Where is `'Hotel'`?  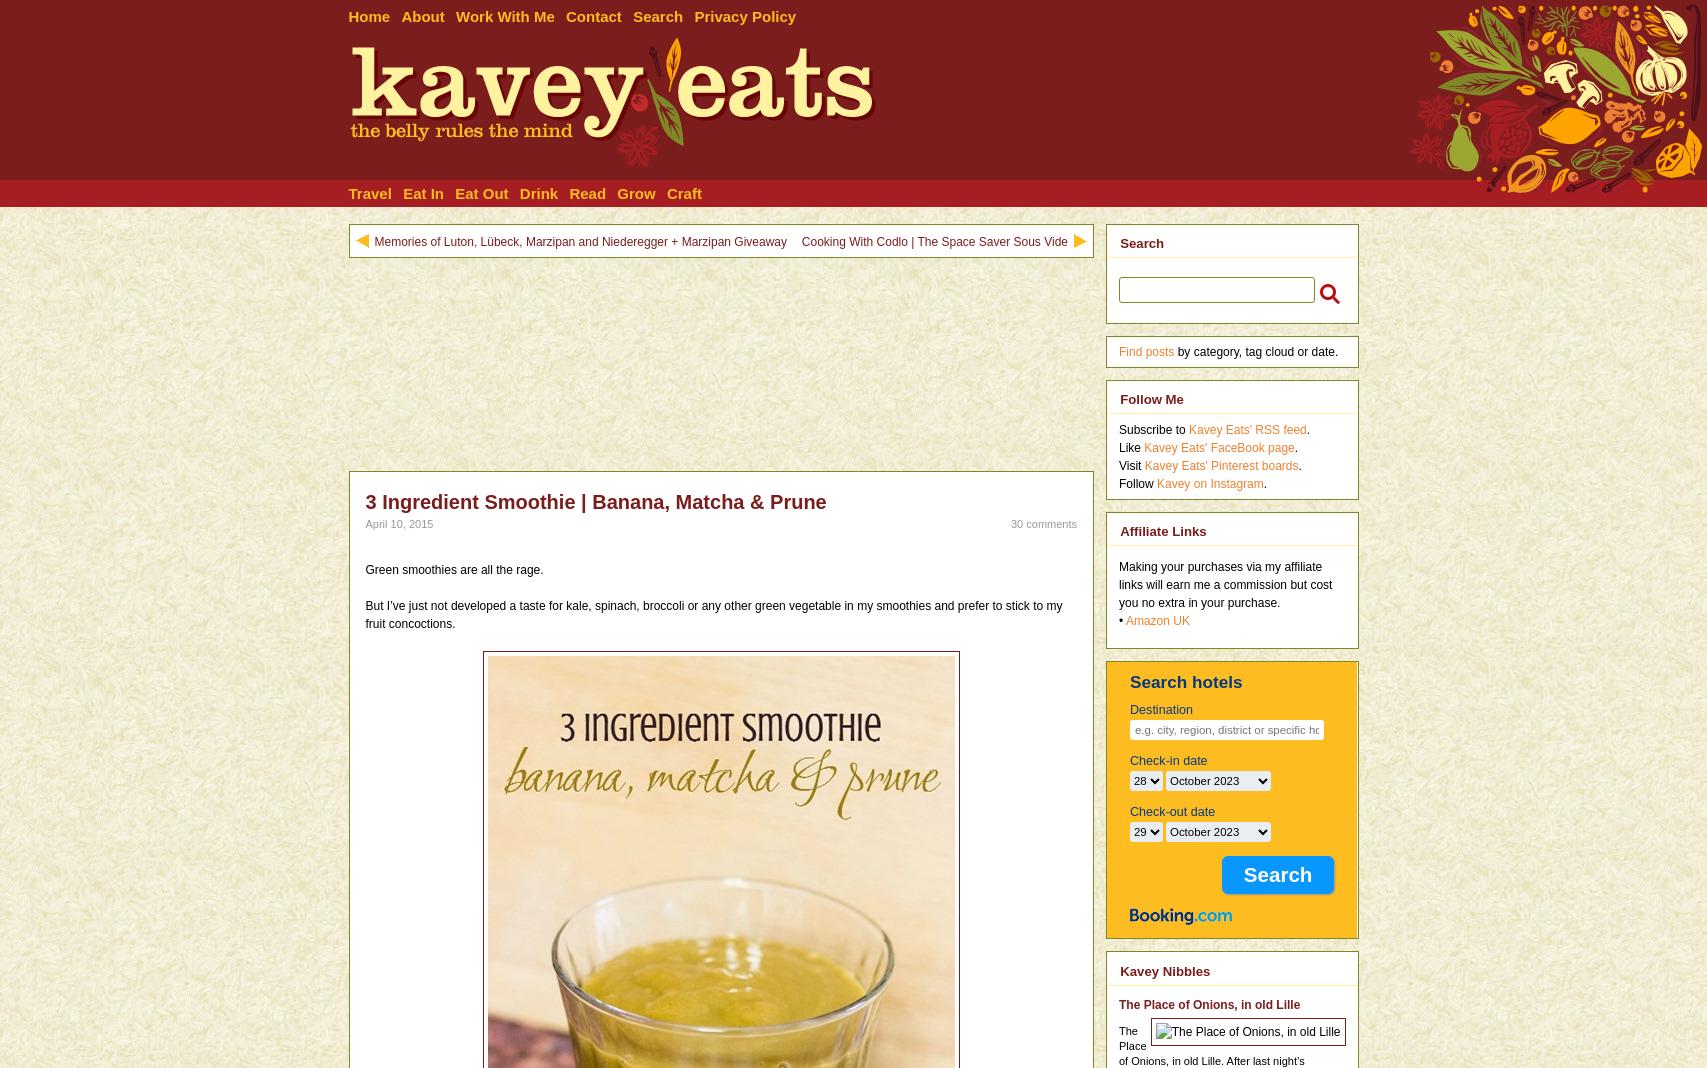
'Hotel' is located at coordinates (377, 267).